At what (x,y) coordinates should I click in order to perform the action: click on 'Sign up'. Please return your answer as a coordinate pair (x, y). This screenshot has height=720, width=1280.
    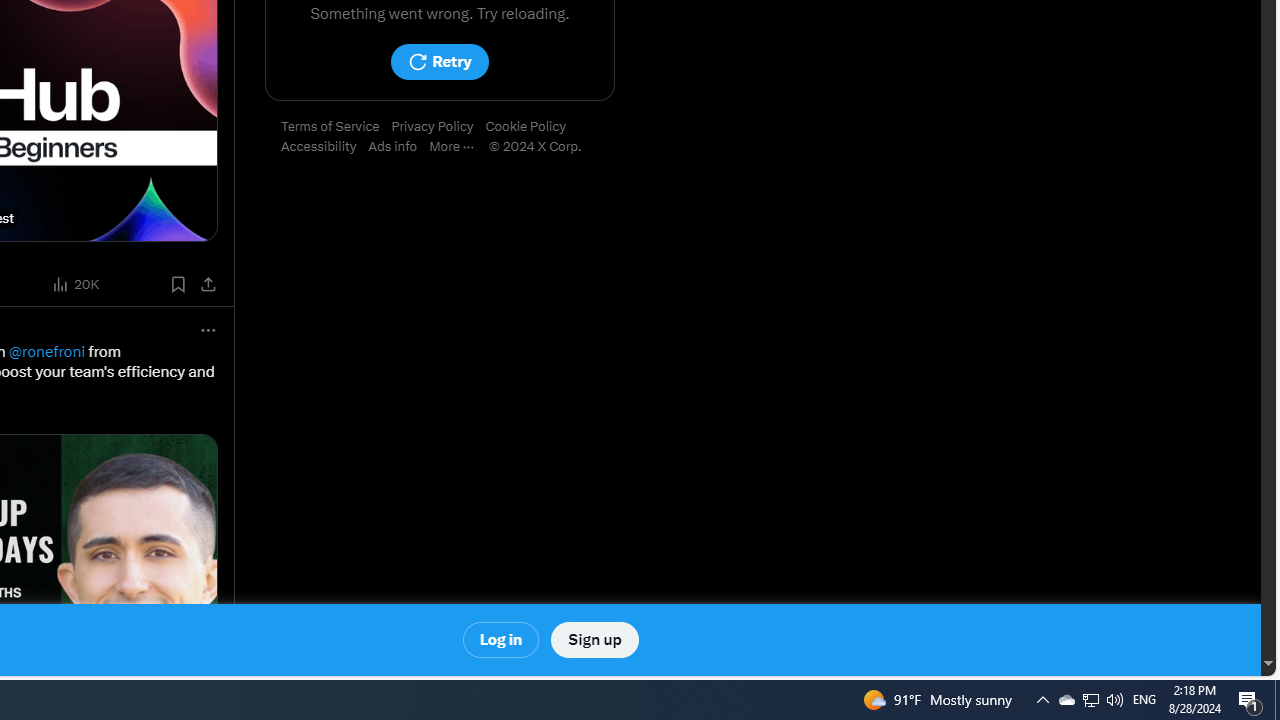
    Looking at the image, I should click on (593, 640).